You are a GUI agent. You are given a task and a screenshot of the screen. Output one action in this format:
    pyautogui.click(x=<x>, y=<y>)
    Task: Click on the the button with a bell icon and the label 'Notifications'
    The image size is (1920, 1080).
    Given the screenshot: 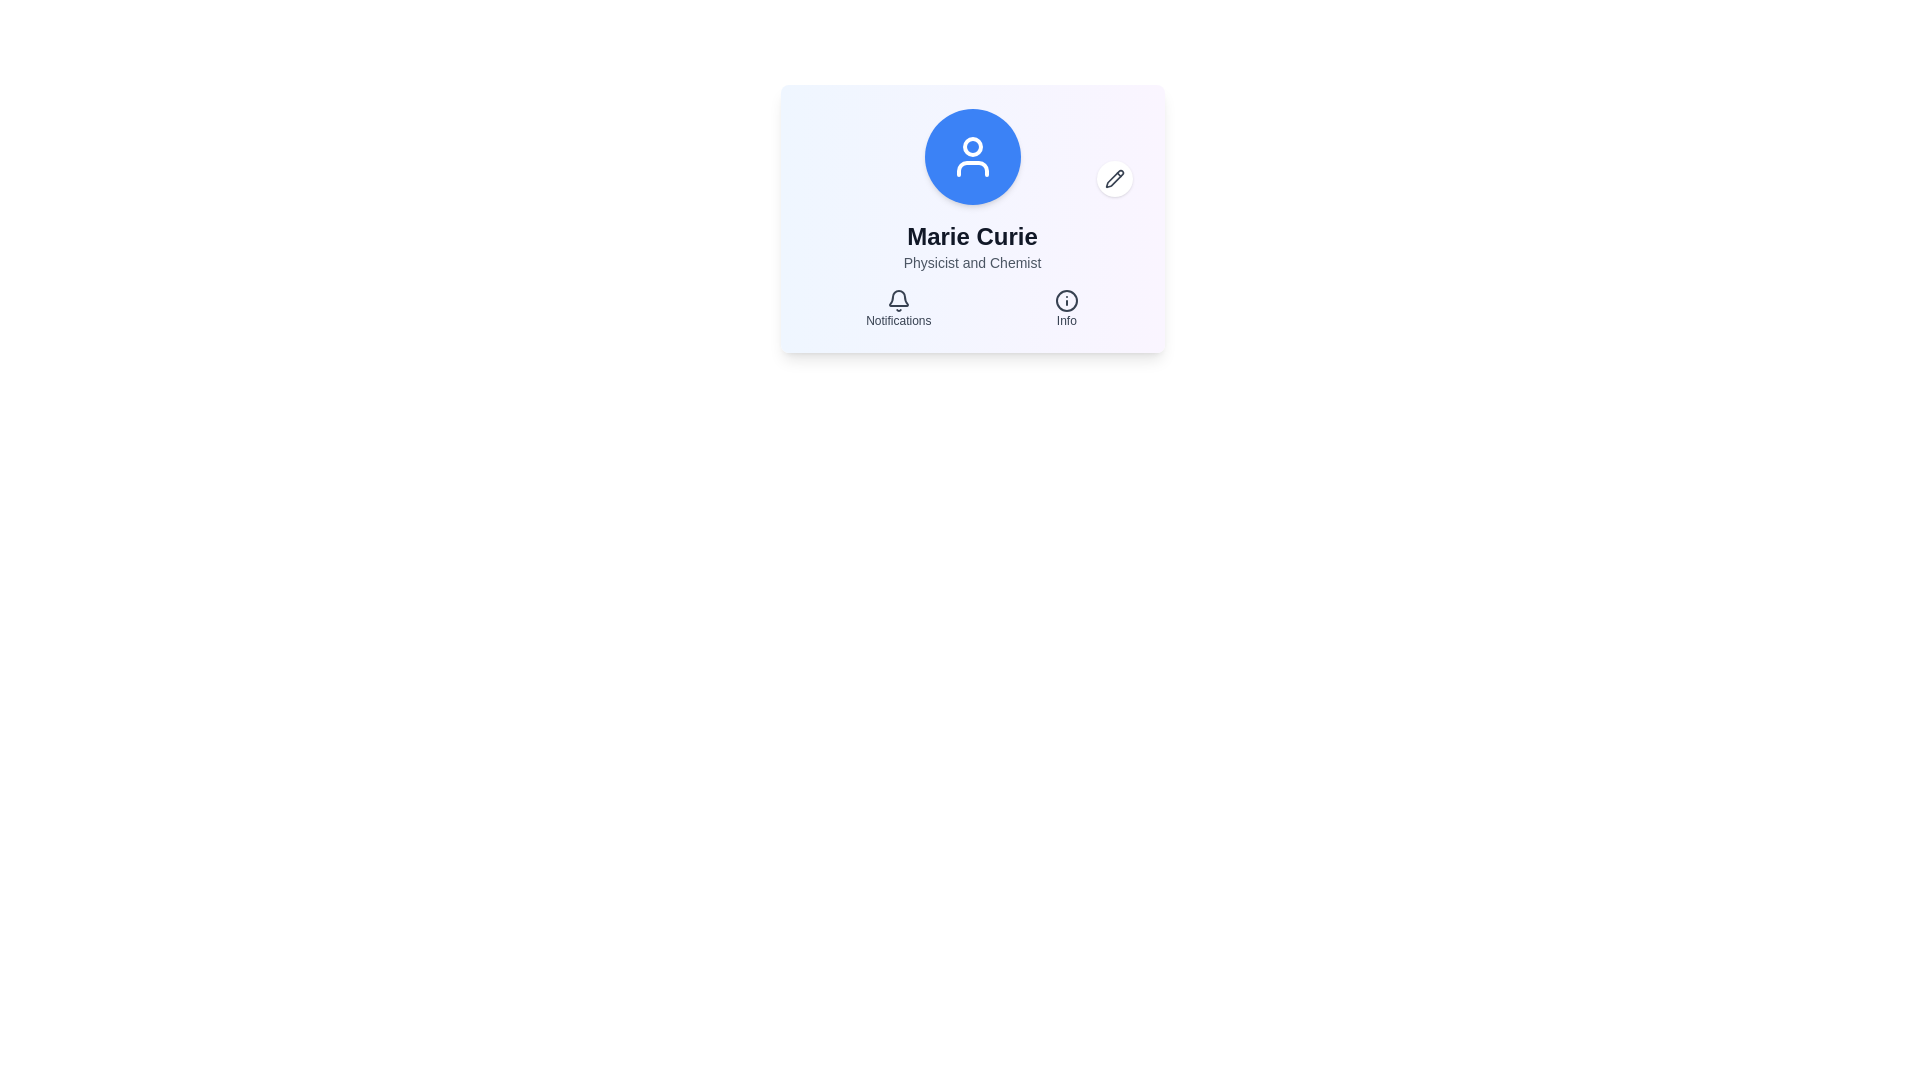 What is the action you would take?
    pyautogui.click(x=897, y=308)
    